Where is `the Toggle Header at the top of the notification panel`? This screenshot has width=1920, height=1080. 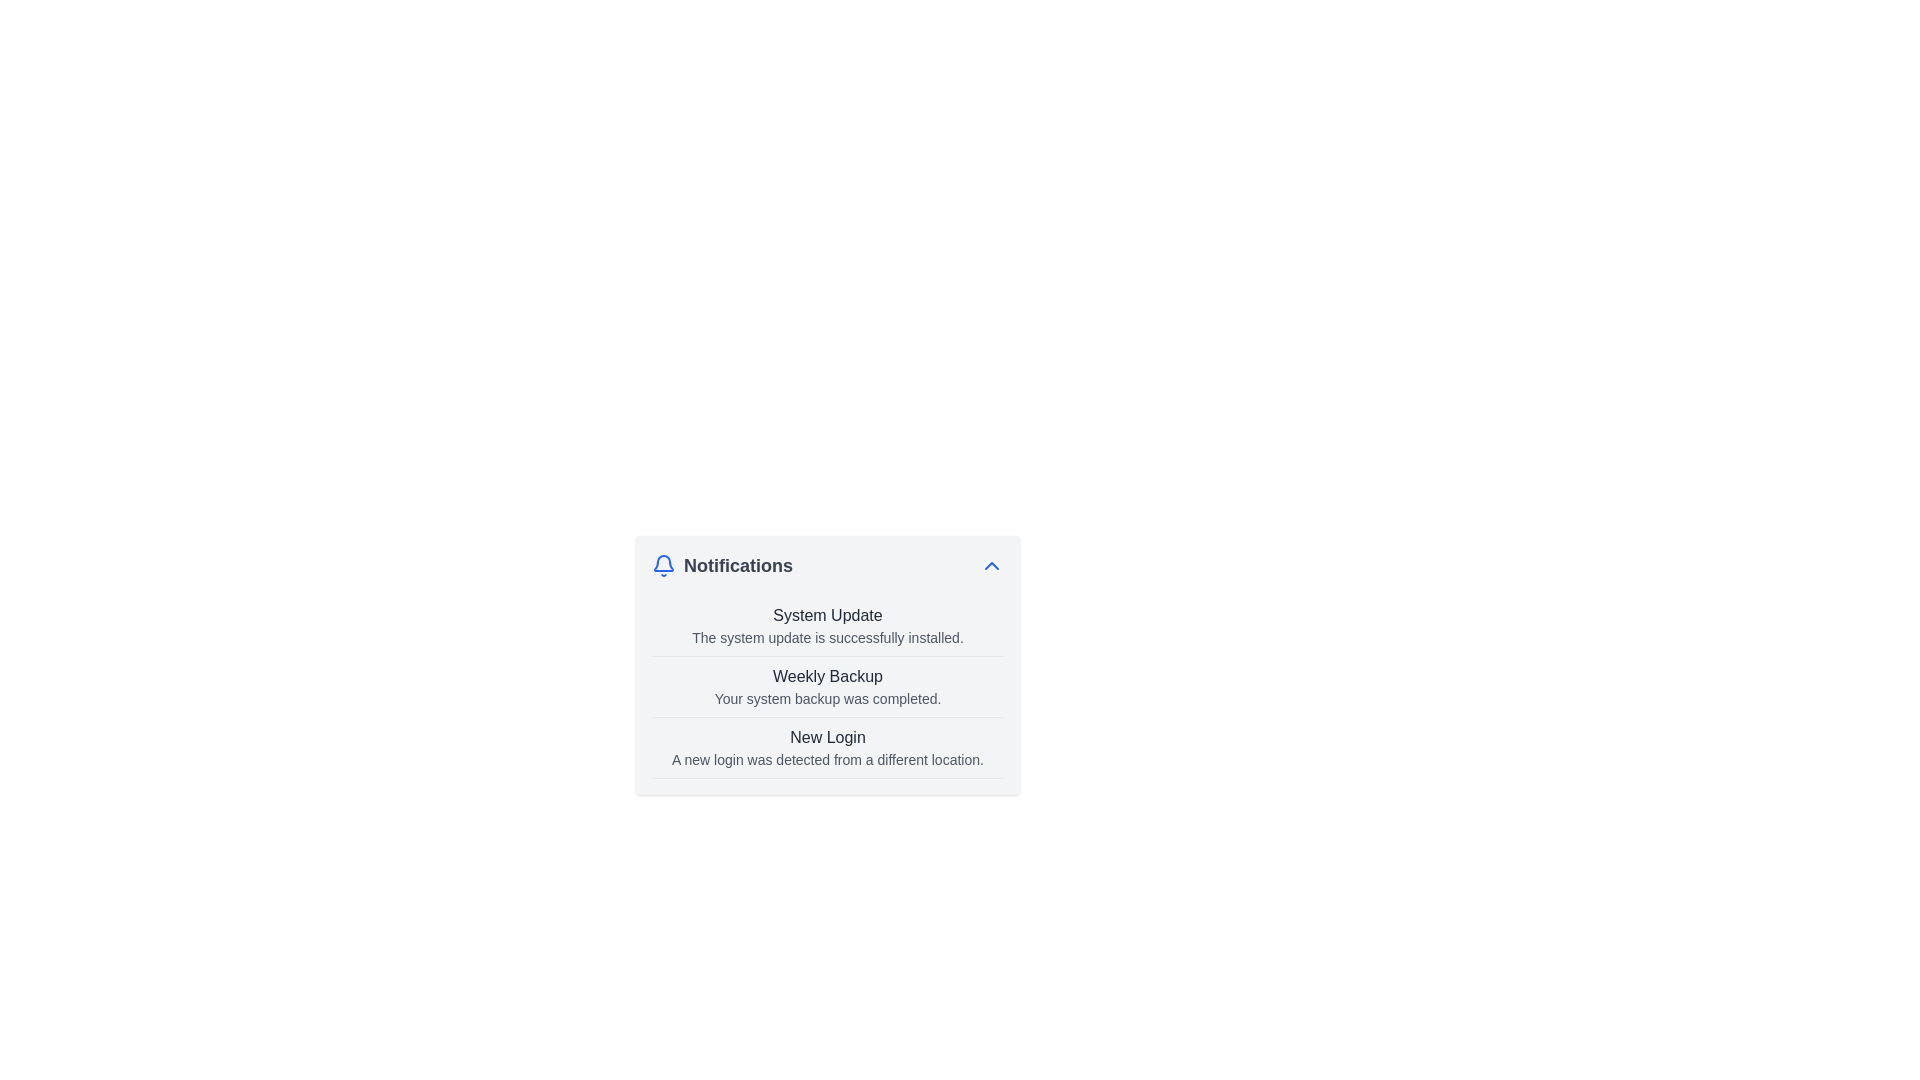 the Toggle Header at the top of the notification panel is located at coordinates (828, 566).